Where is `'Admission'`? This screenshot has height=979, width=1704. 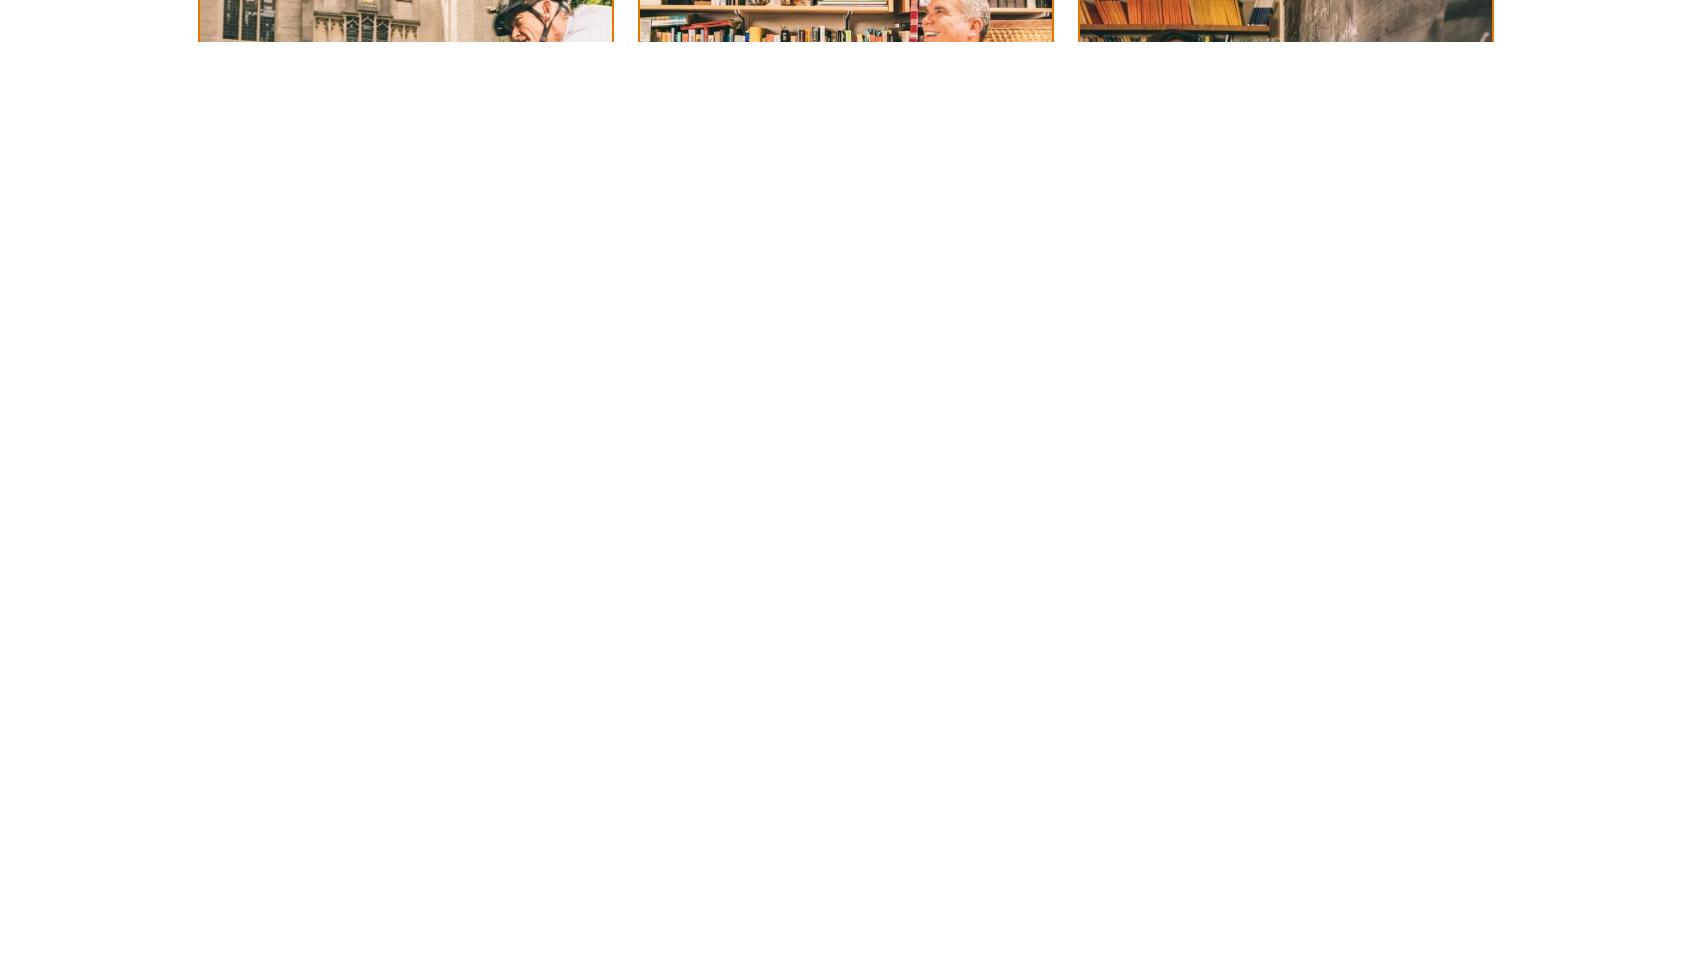 'Admission' is located at coordinates (252, 56).